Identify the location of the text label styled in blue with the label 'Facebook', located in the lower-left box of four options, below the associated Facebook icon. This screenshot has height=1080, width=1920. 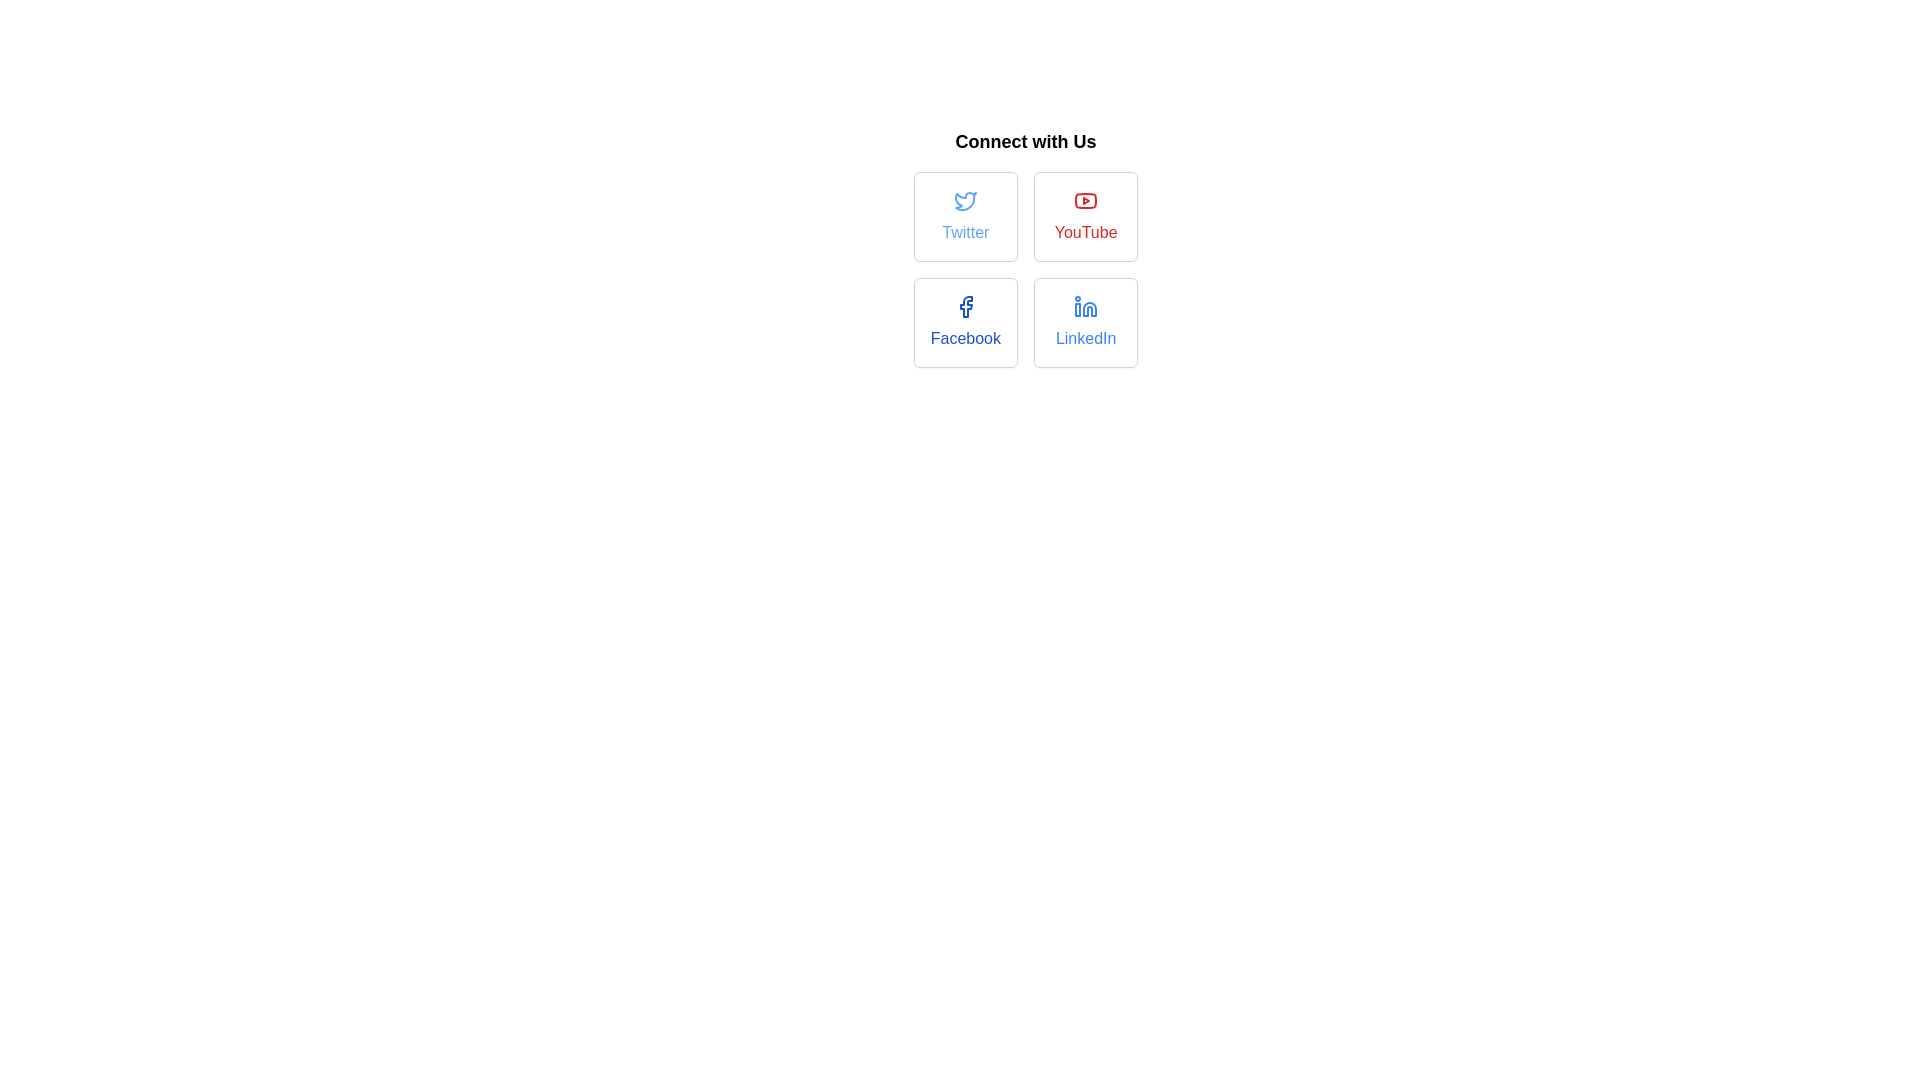
(965, 338).